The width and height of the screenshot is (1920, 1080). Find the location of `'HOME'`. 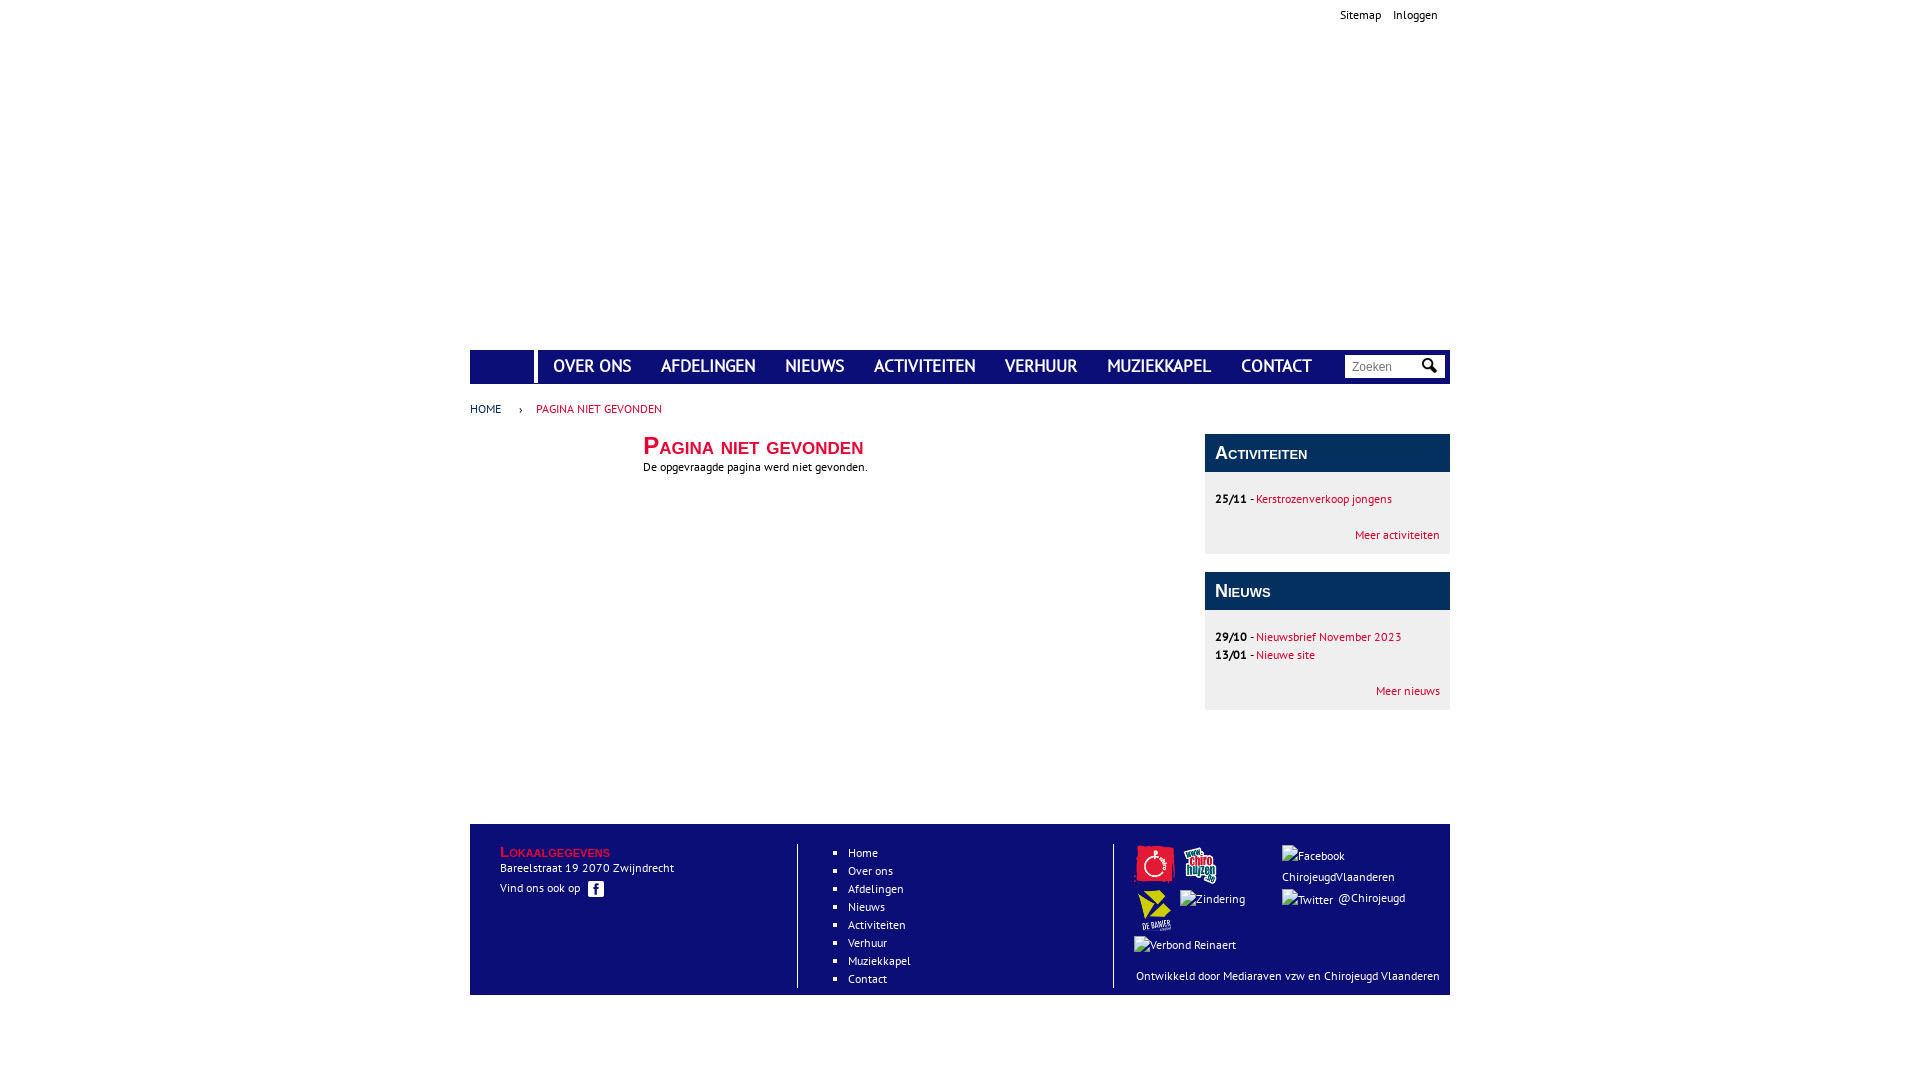

'HOME' is located at coordinates (490, 407).